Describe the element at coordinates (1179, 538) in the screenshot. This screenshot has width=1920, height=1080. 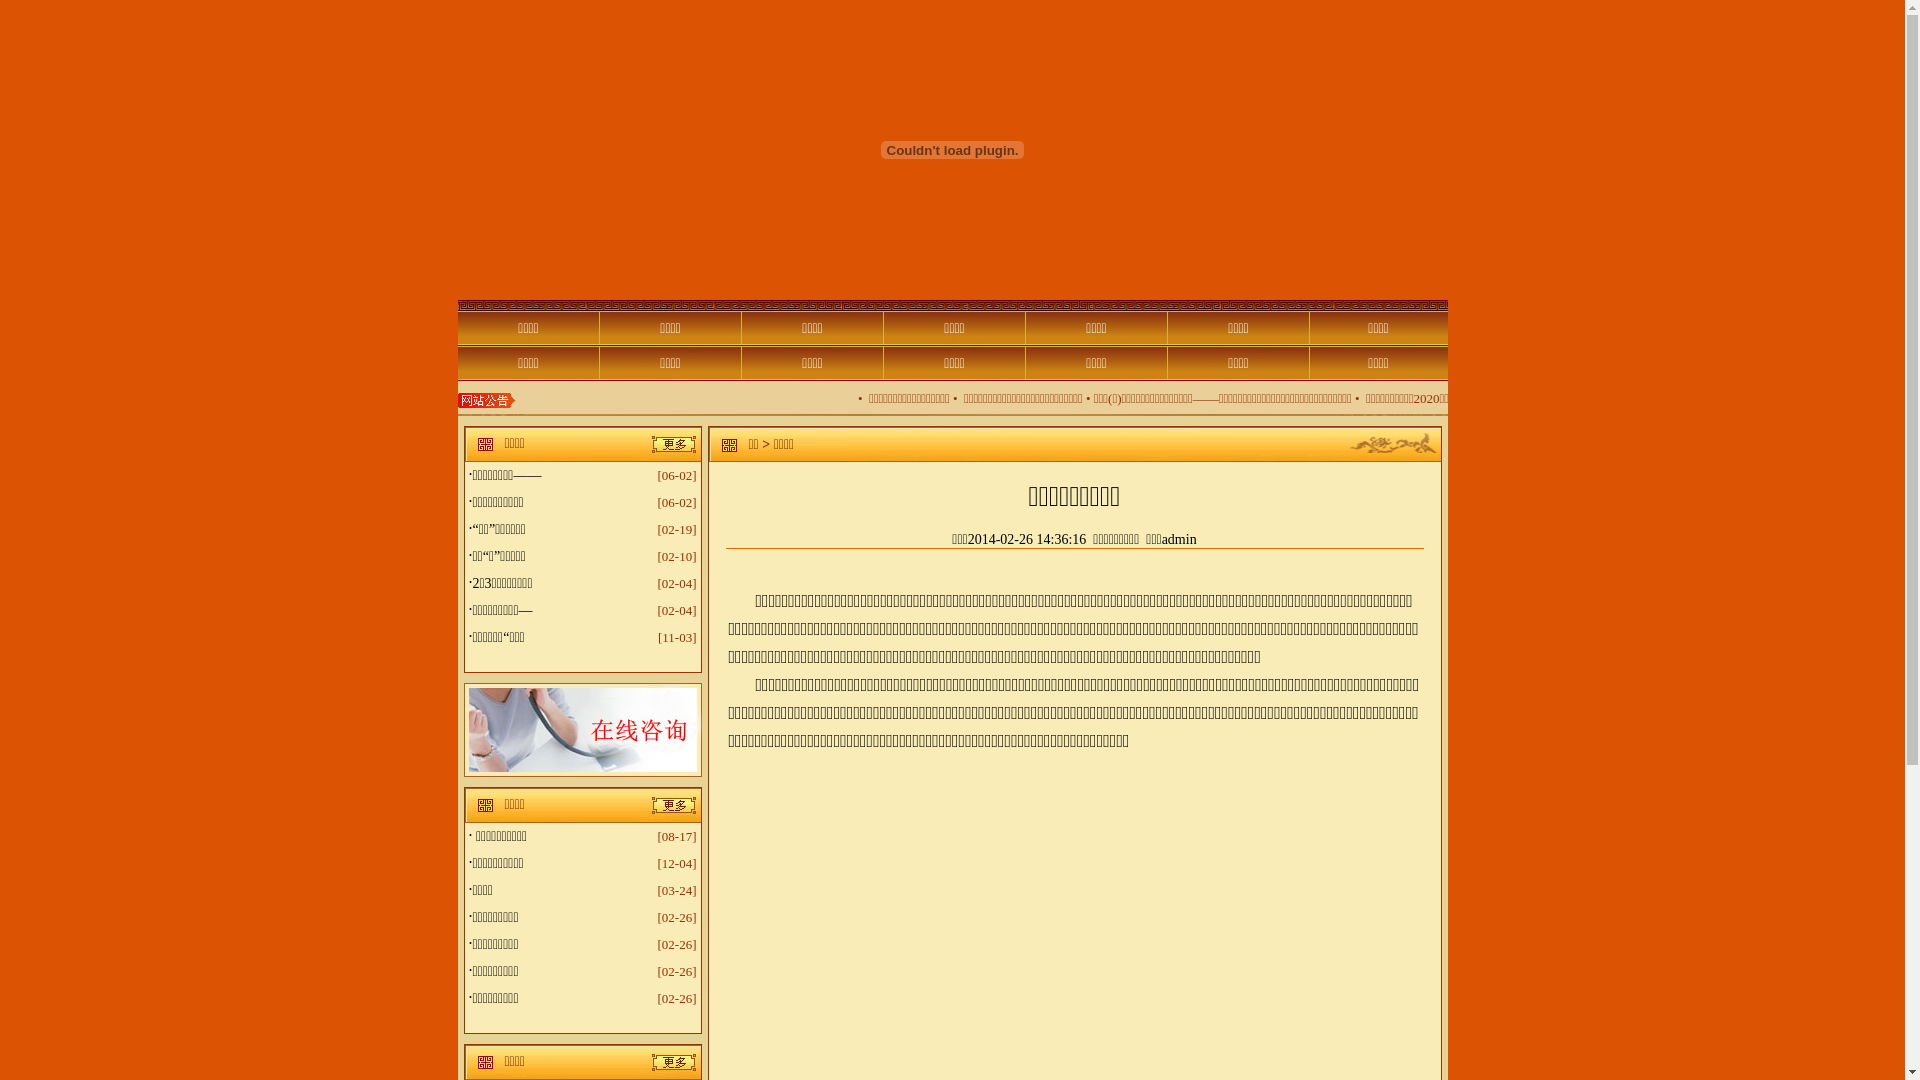
I see `'admin'` at that location.